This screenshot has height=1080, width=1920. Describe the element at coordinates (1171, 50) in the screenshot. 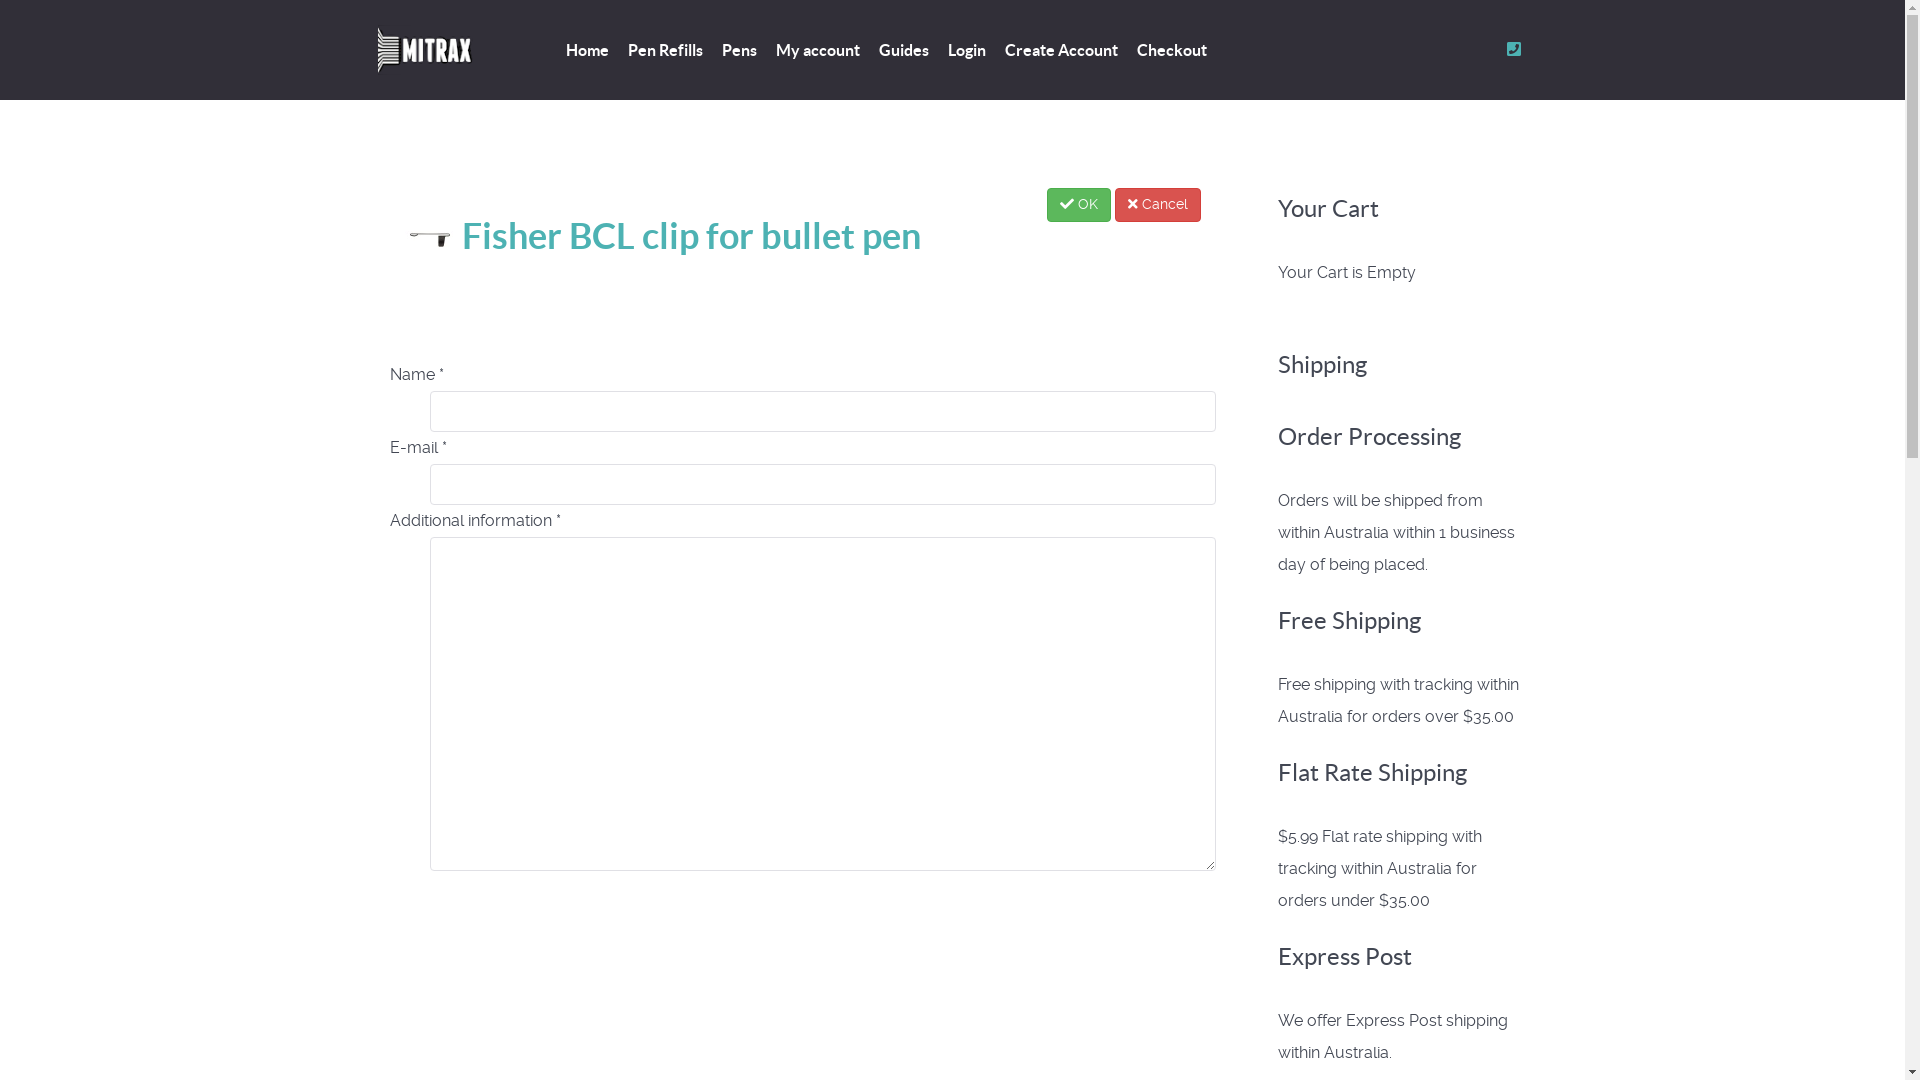

I see `'Checkout'` at that location.